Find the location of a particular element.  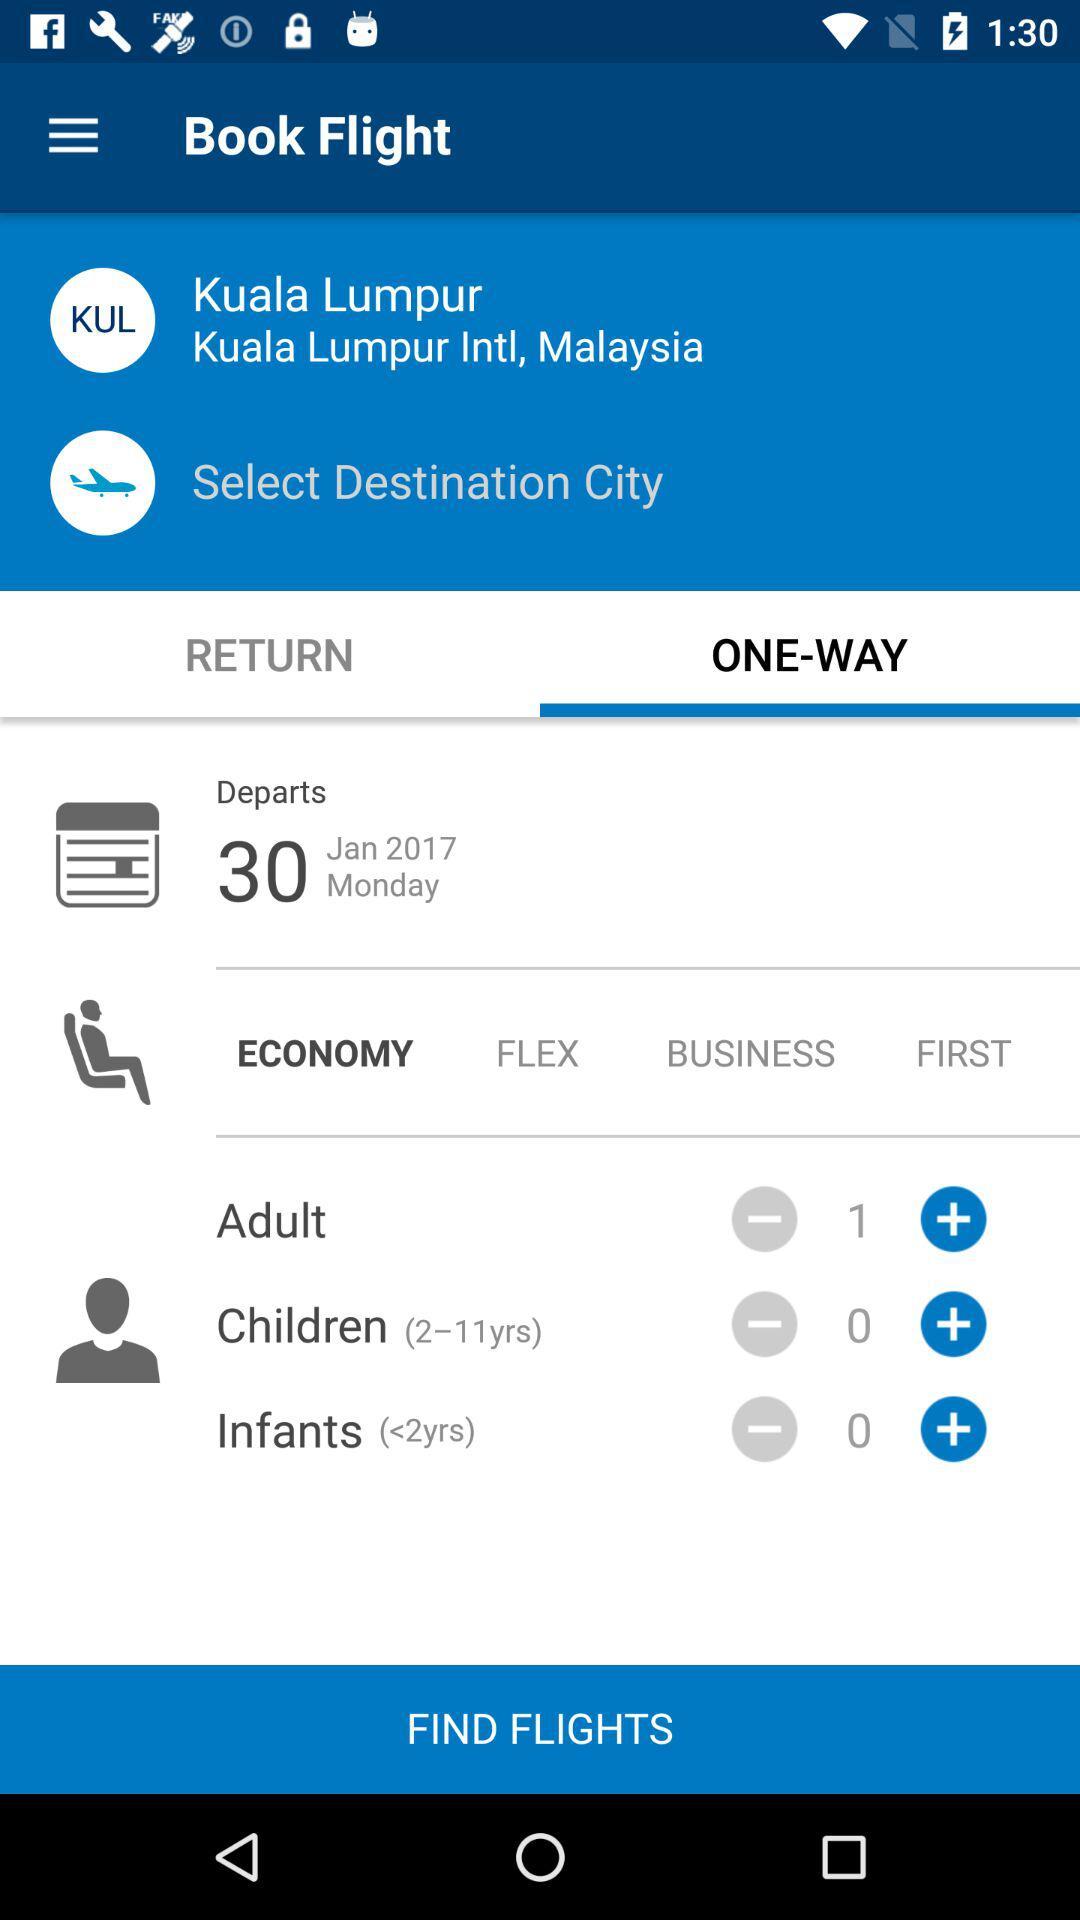

radio button to the left of the business is located at coordinates (537, 1051).